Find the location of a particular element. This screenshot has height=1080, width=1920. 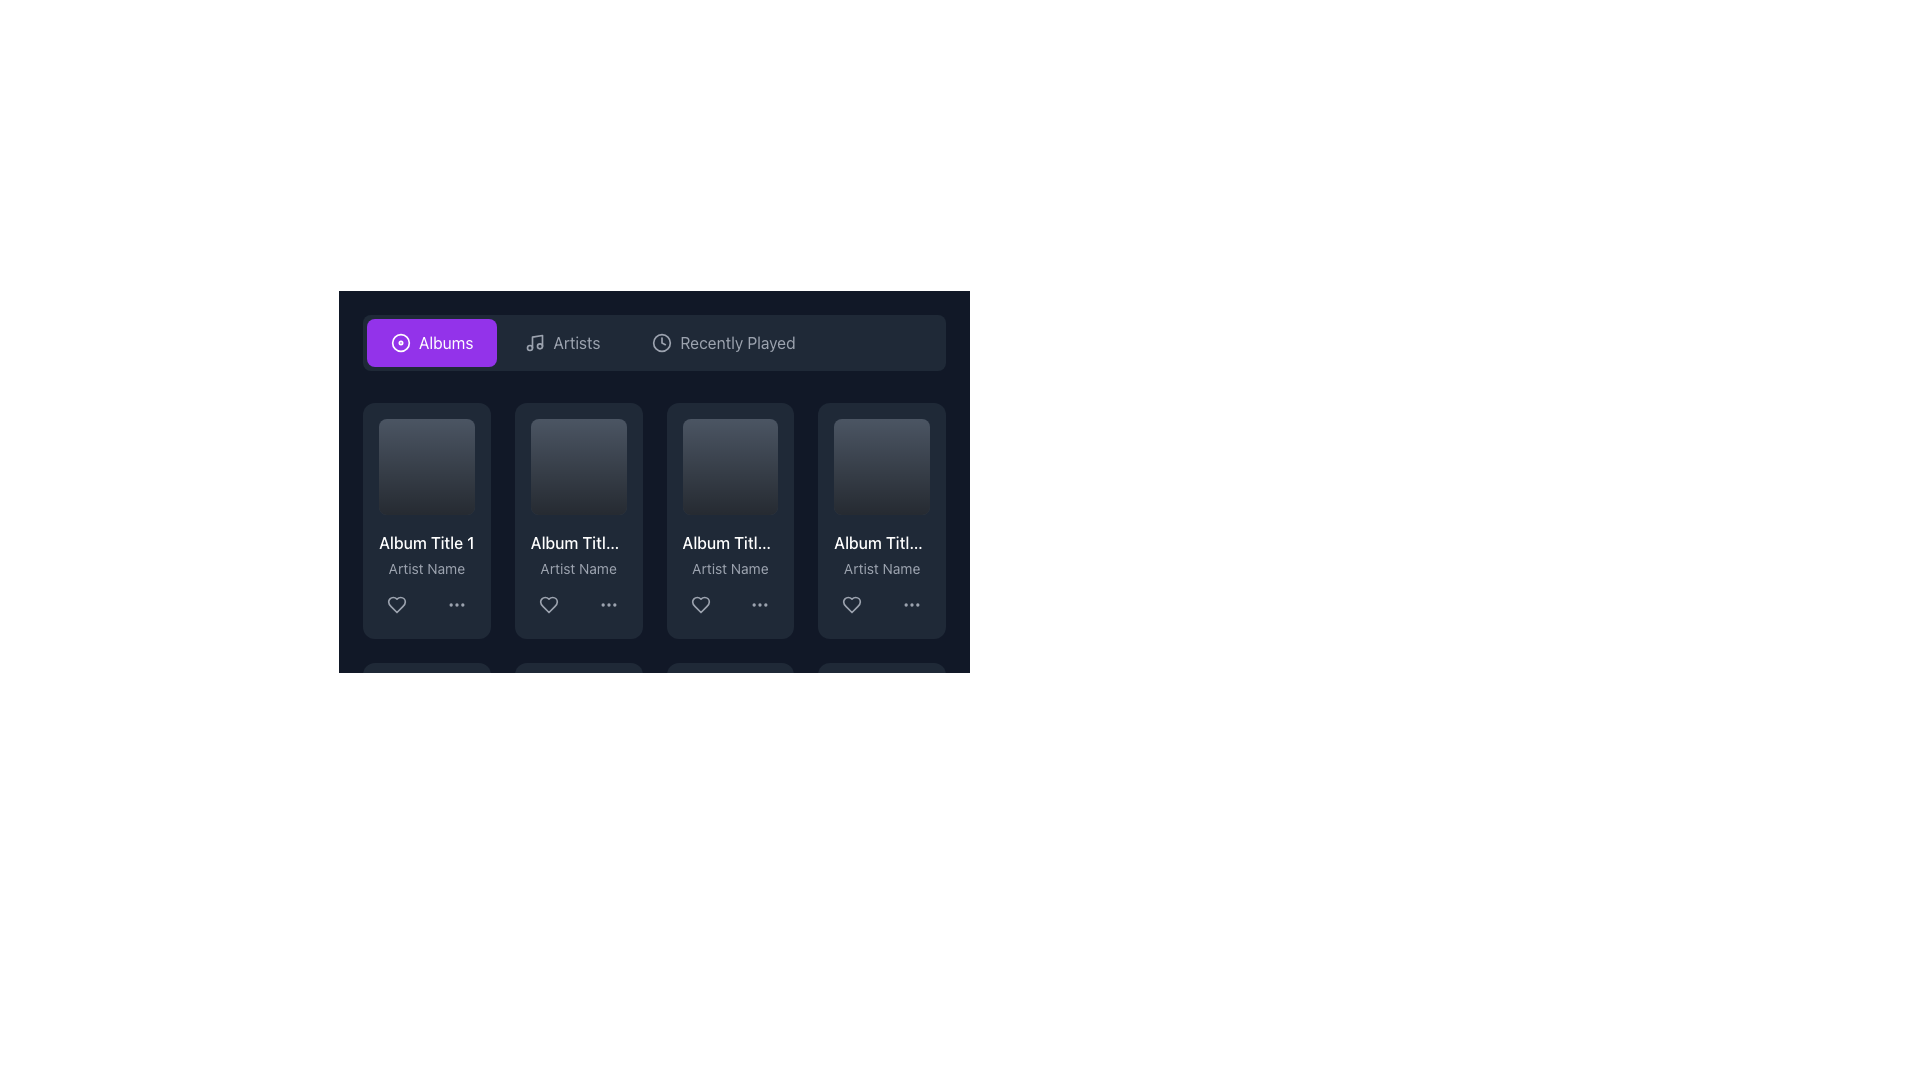

the album card located is located at coordinates (654, 470).